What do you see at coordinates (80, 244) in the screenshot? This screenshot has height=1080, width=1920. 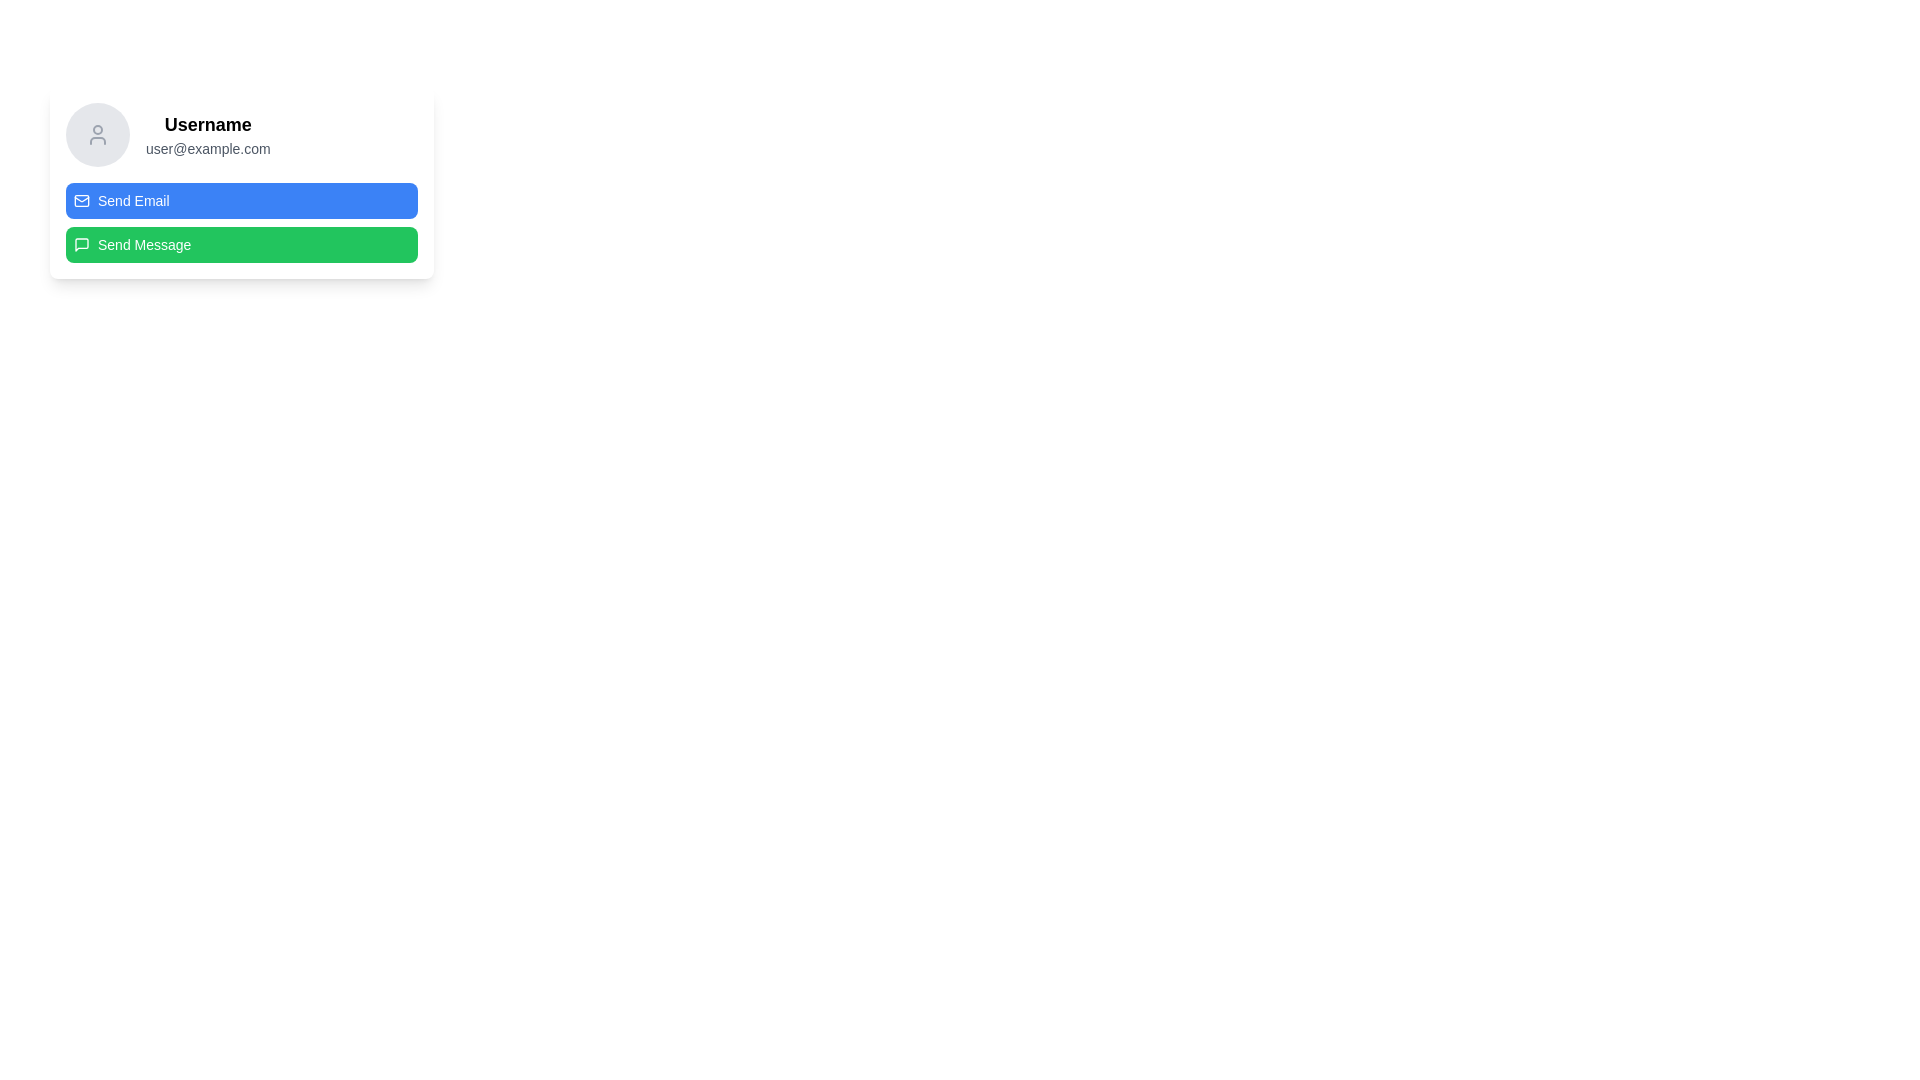 I see `the green 'Send Message' button that contains the message icon to send a message` at bounding box center [80, 244].